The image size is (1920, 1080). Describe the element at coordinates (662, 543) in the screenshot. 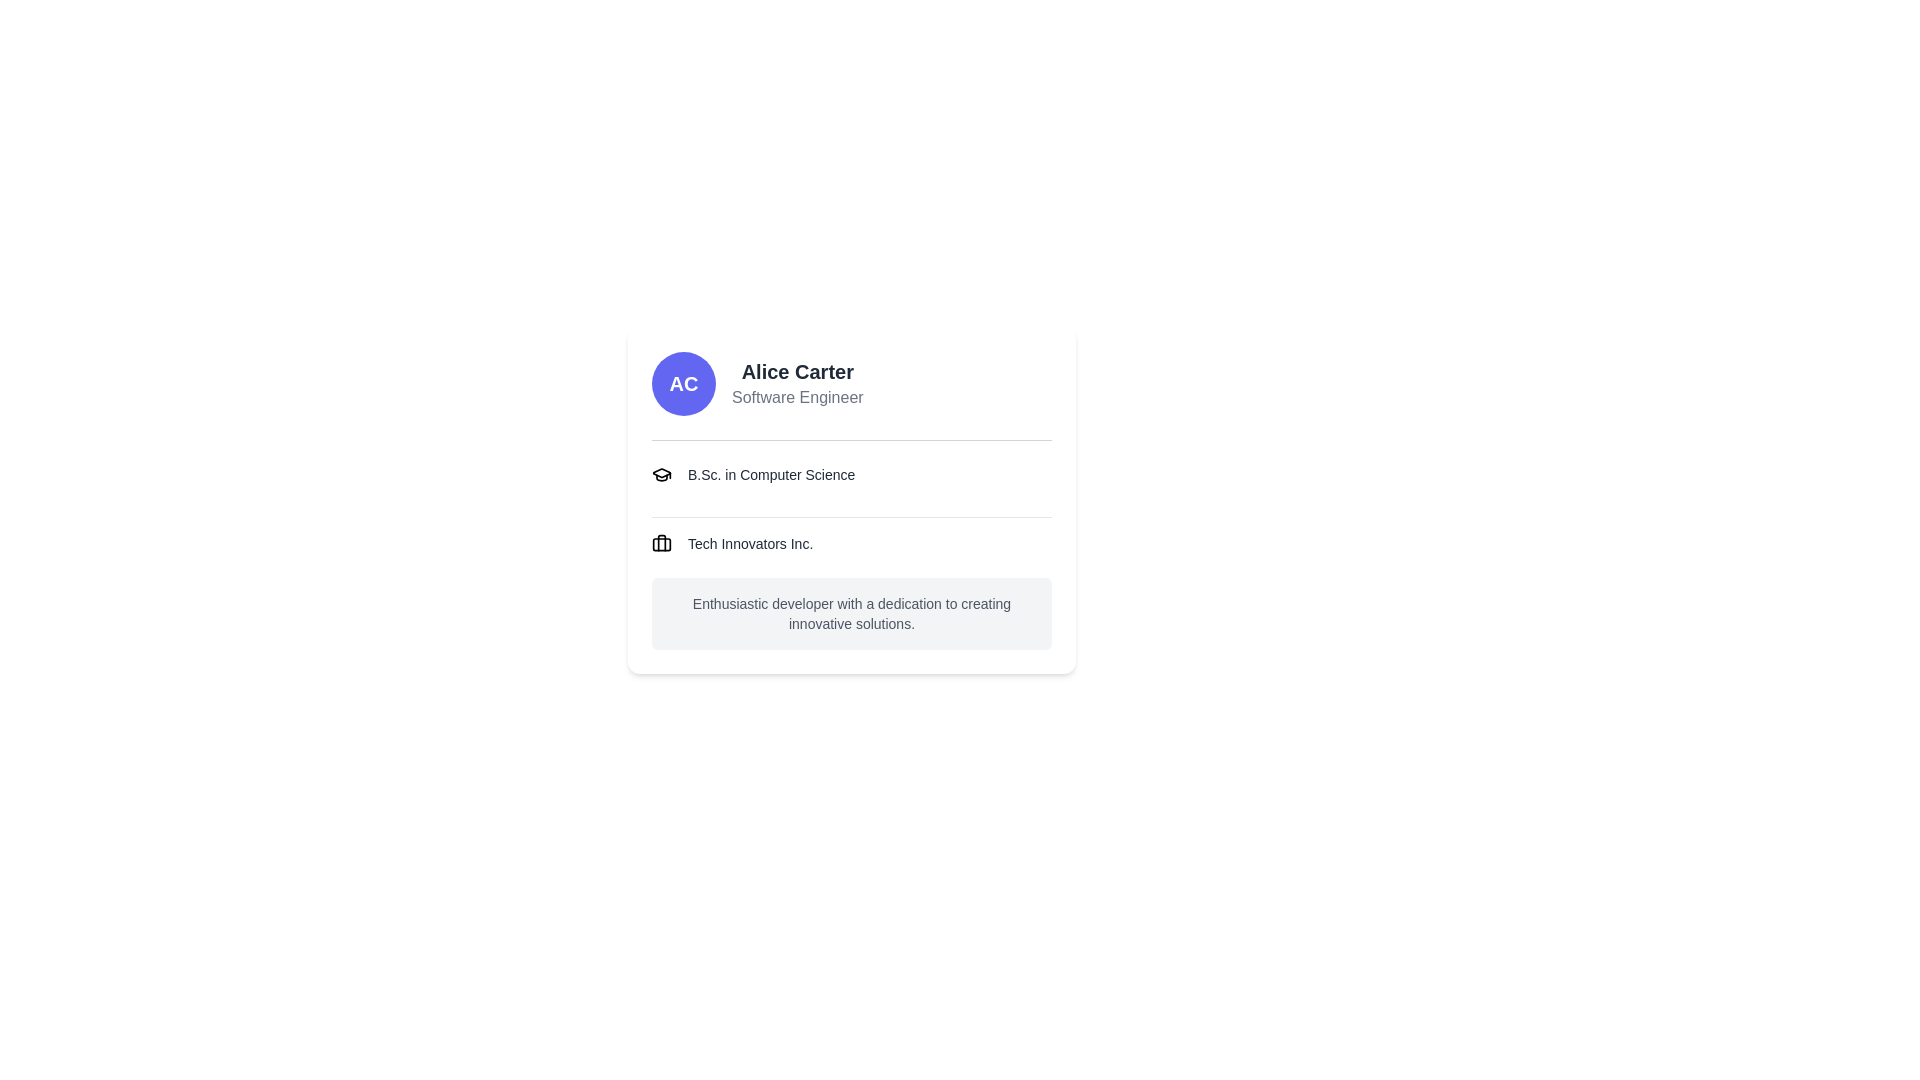

I see `the employment icon representing 'Tech Innovators Inc.' located to the left of the corresponding text in the user details section of the profile card` at that location.